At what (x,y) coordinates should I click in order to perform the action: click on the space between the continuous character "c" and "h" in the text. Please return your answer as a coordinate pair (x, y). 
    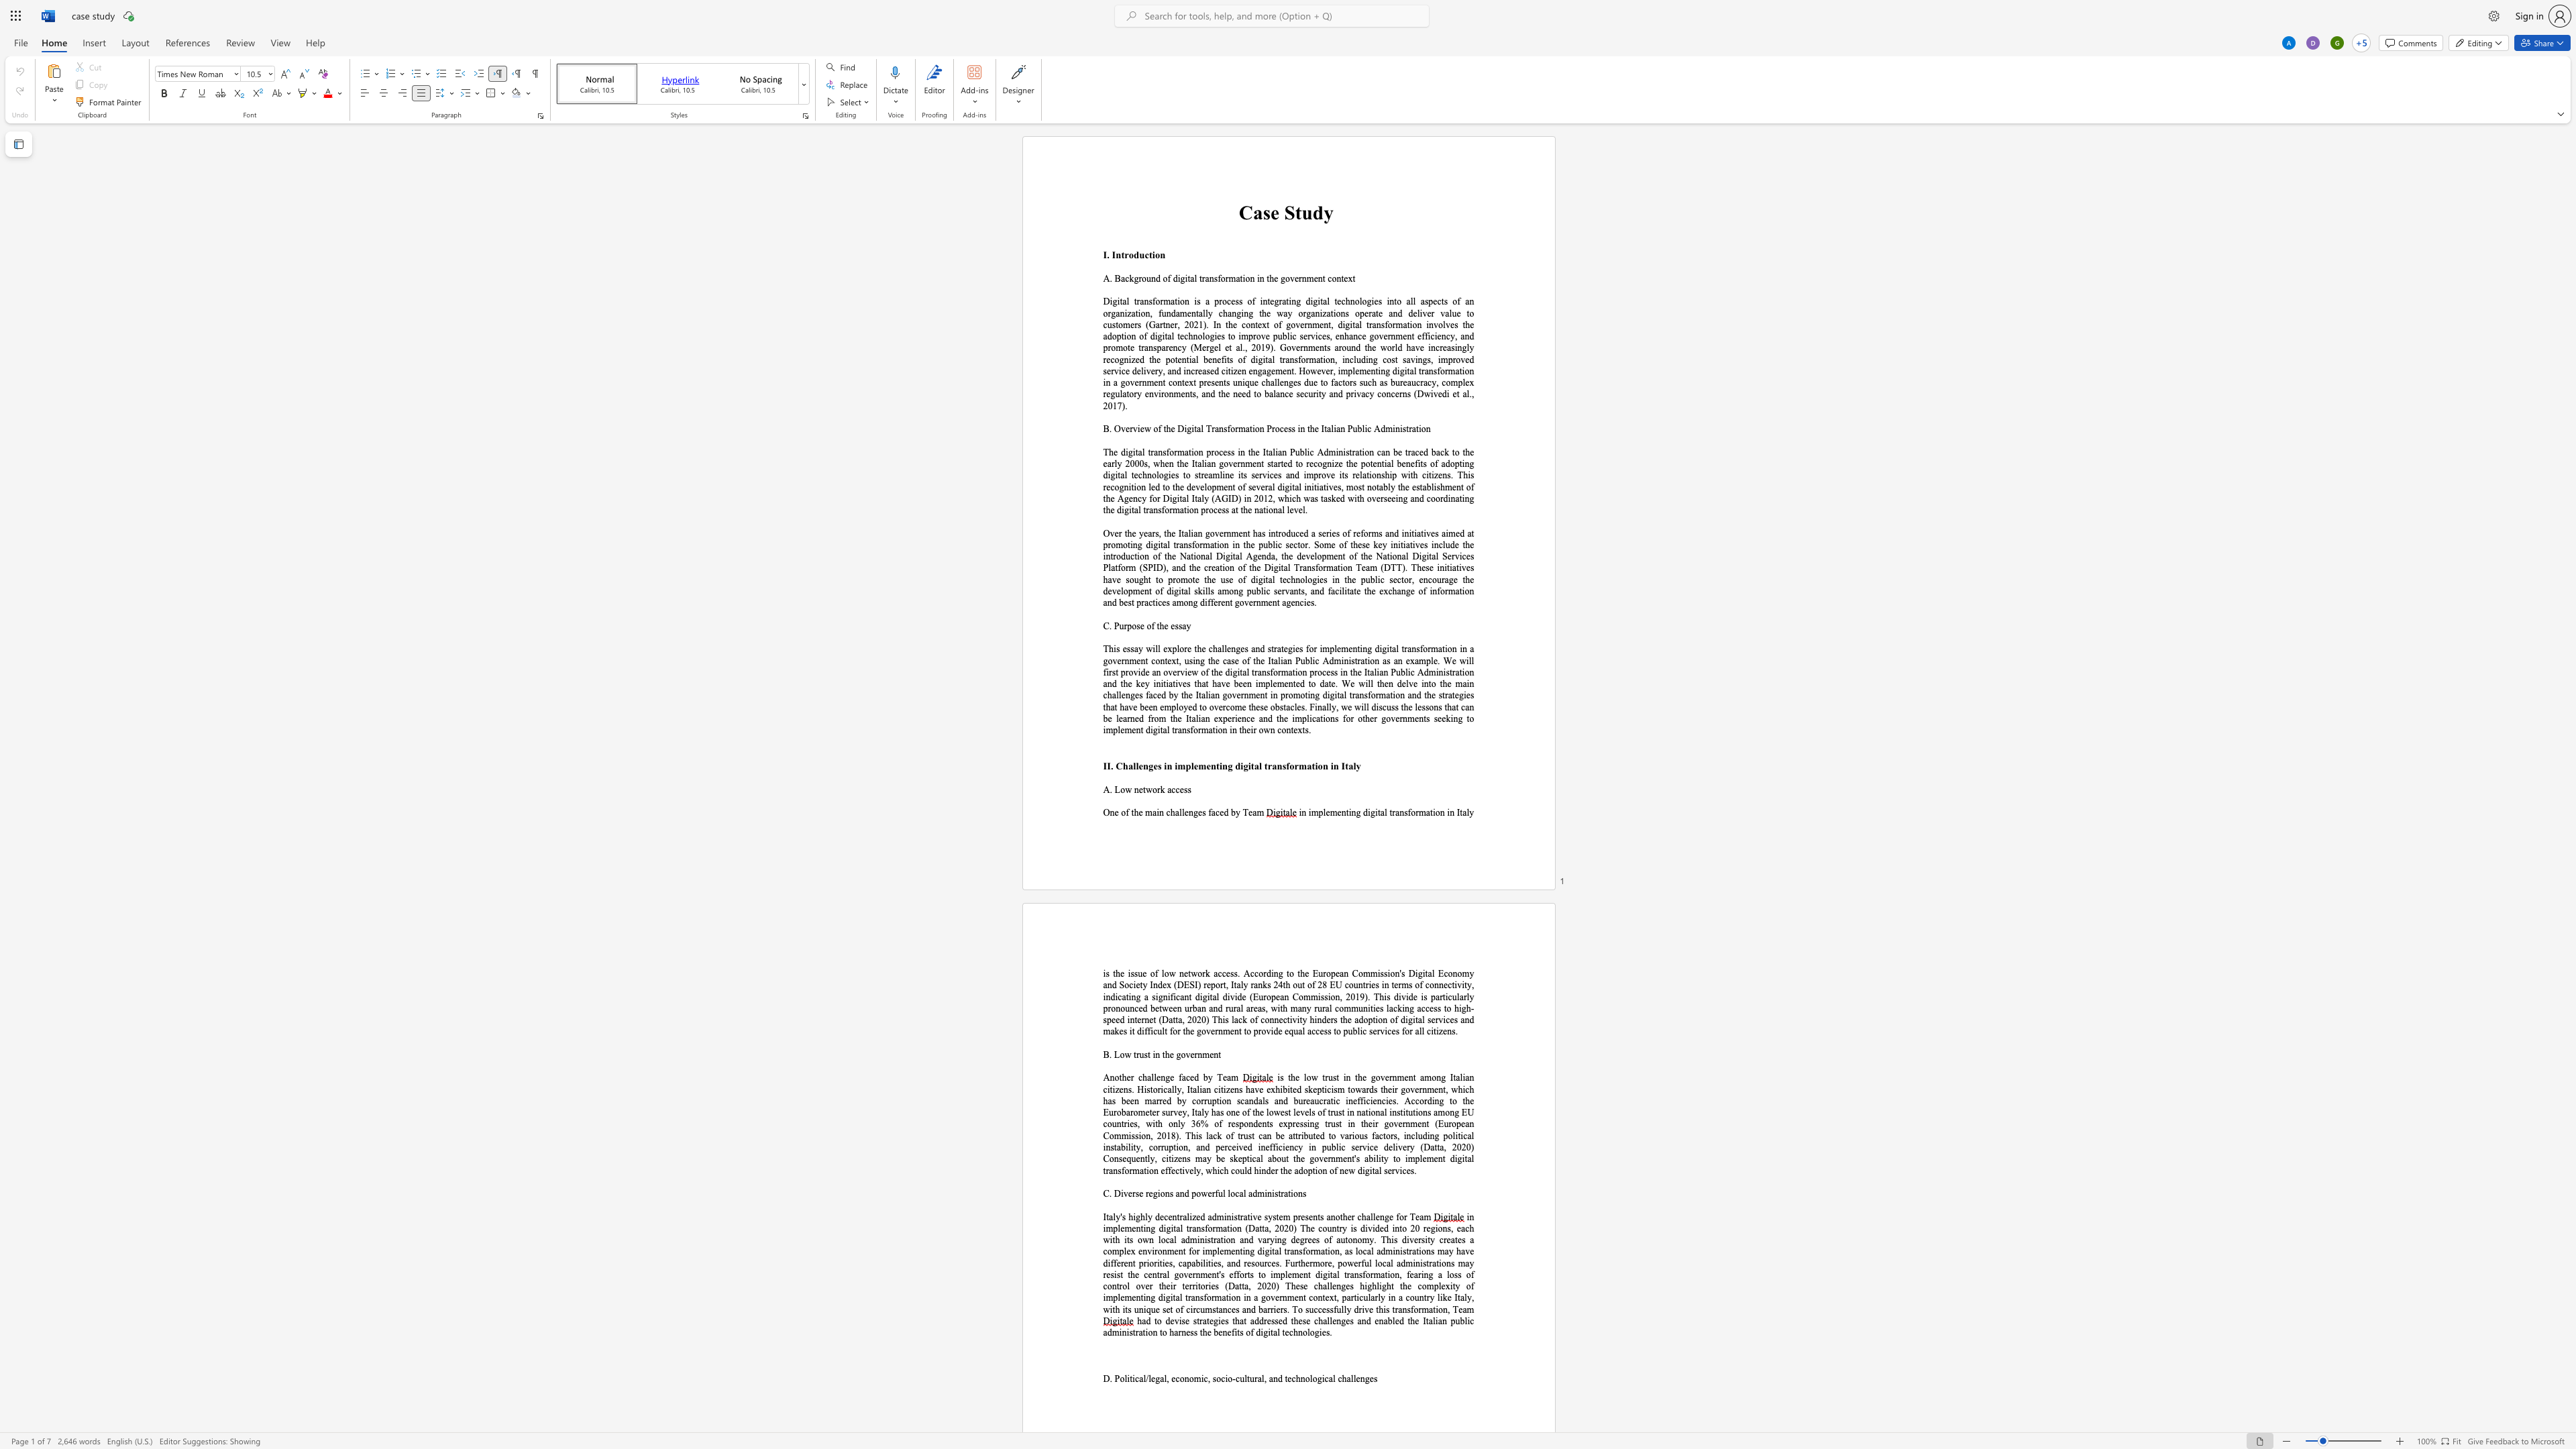
    Looking at the image, I should click on (1169, 812).